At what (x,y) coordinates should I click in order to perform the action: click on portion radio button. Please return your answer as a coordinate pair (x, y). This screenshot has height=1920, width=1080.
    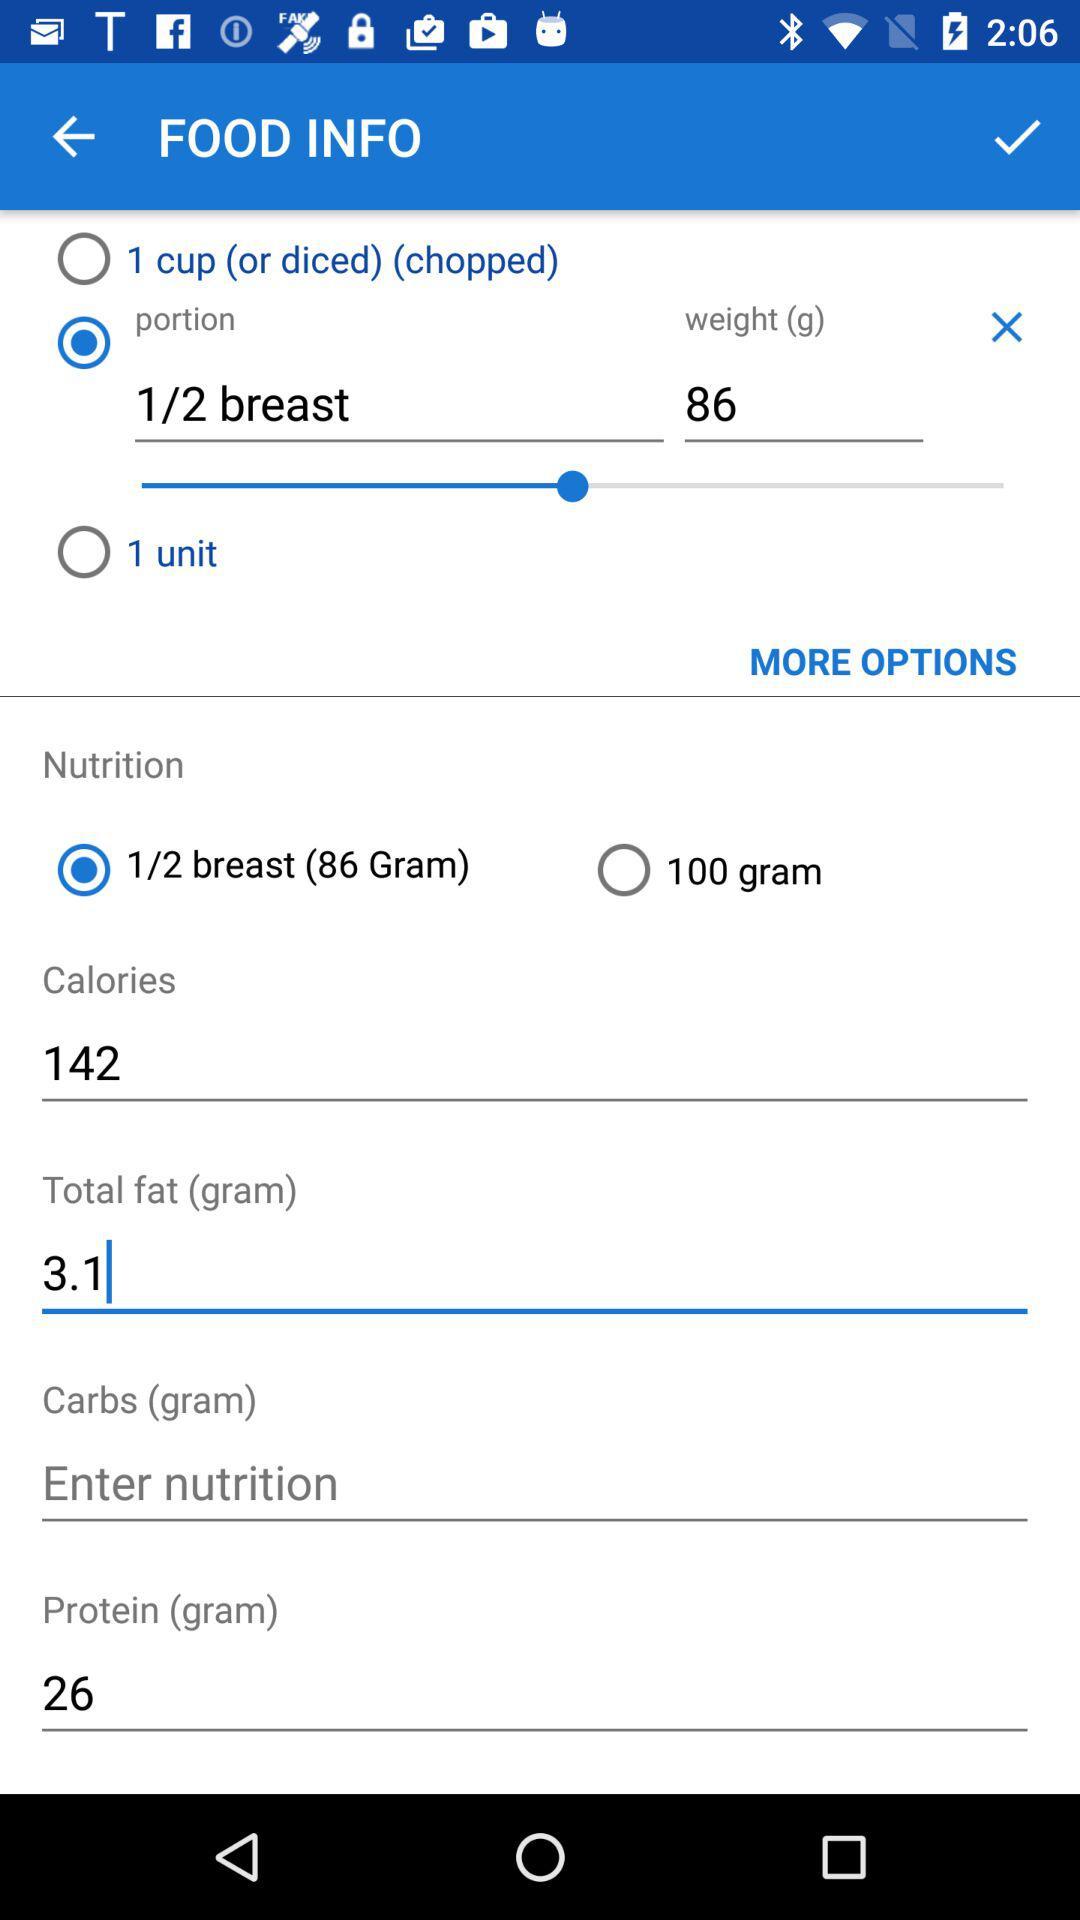
    Looking at the image, I should click on (82, 342).